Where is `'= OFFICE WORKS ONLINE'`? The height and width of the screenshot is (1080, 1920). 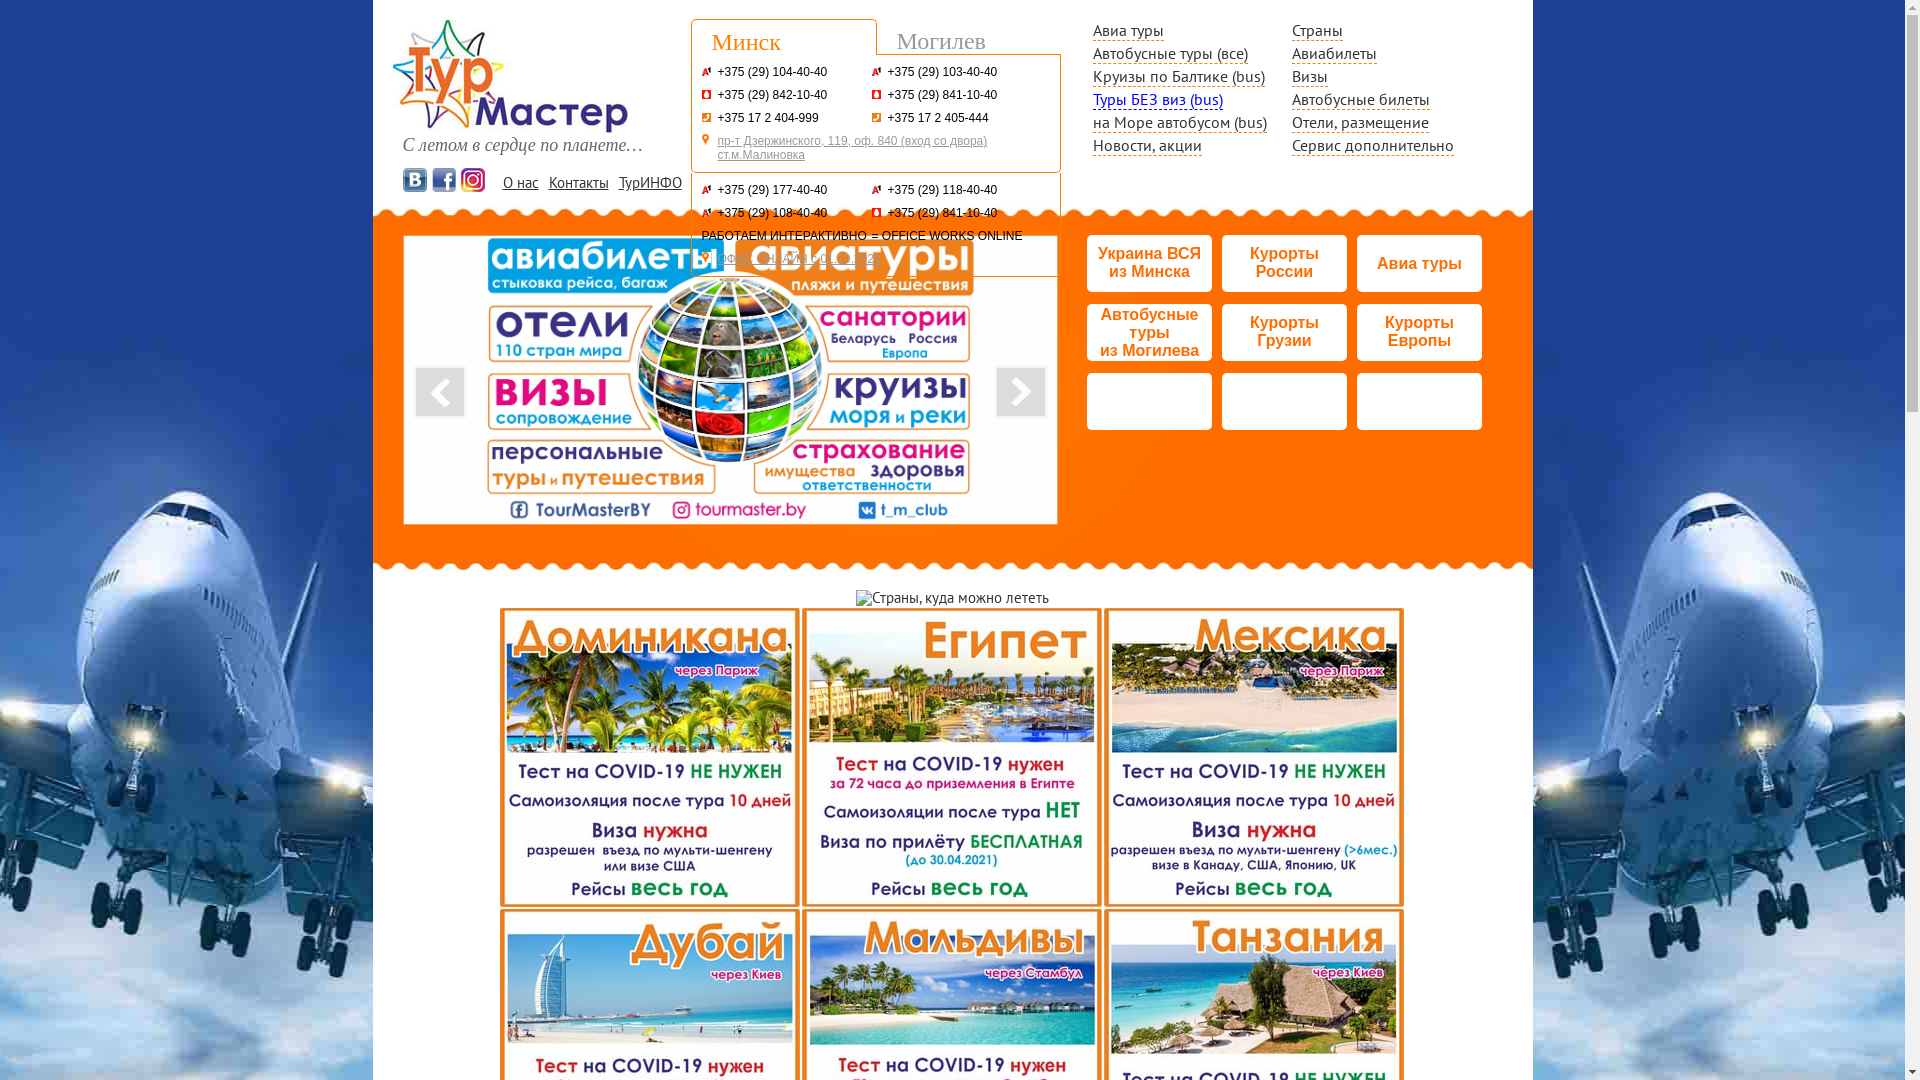 '= OFFICE WORKS ONLINE' is located at coordinates (872, 234).